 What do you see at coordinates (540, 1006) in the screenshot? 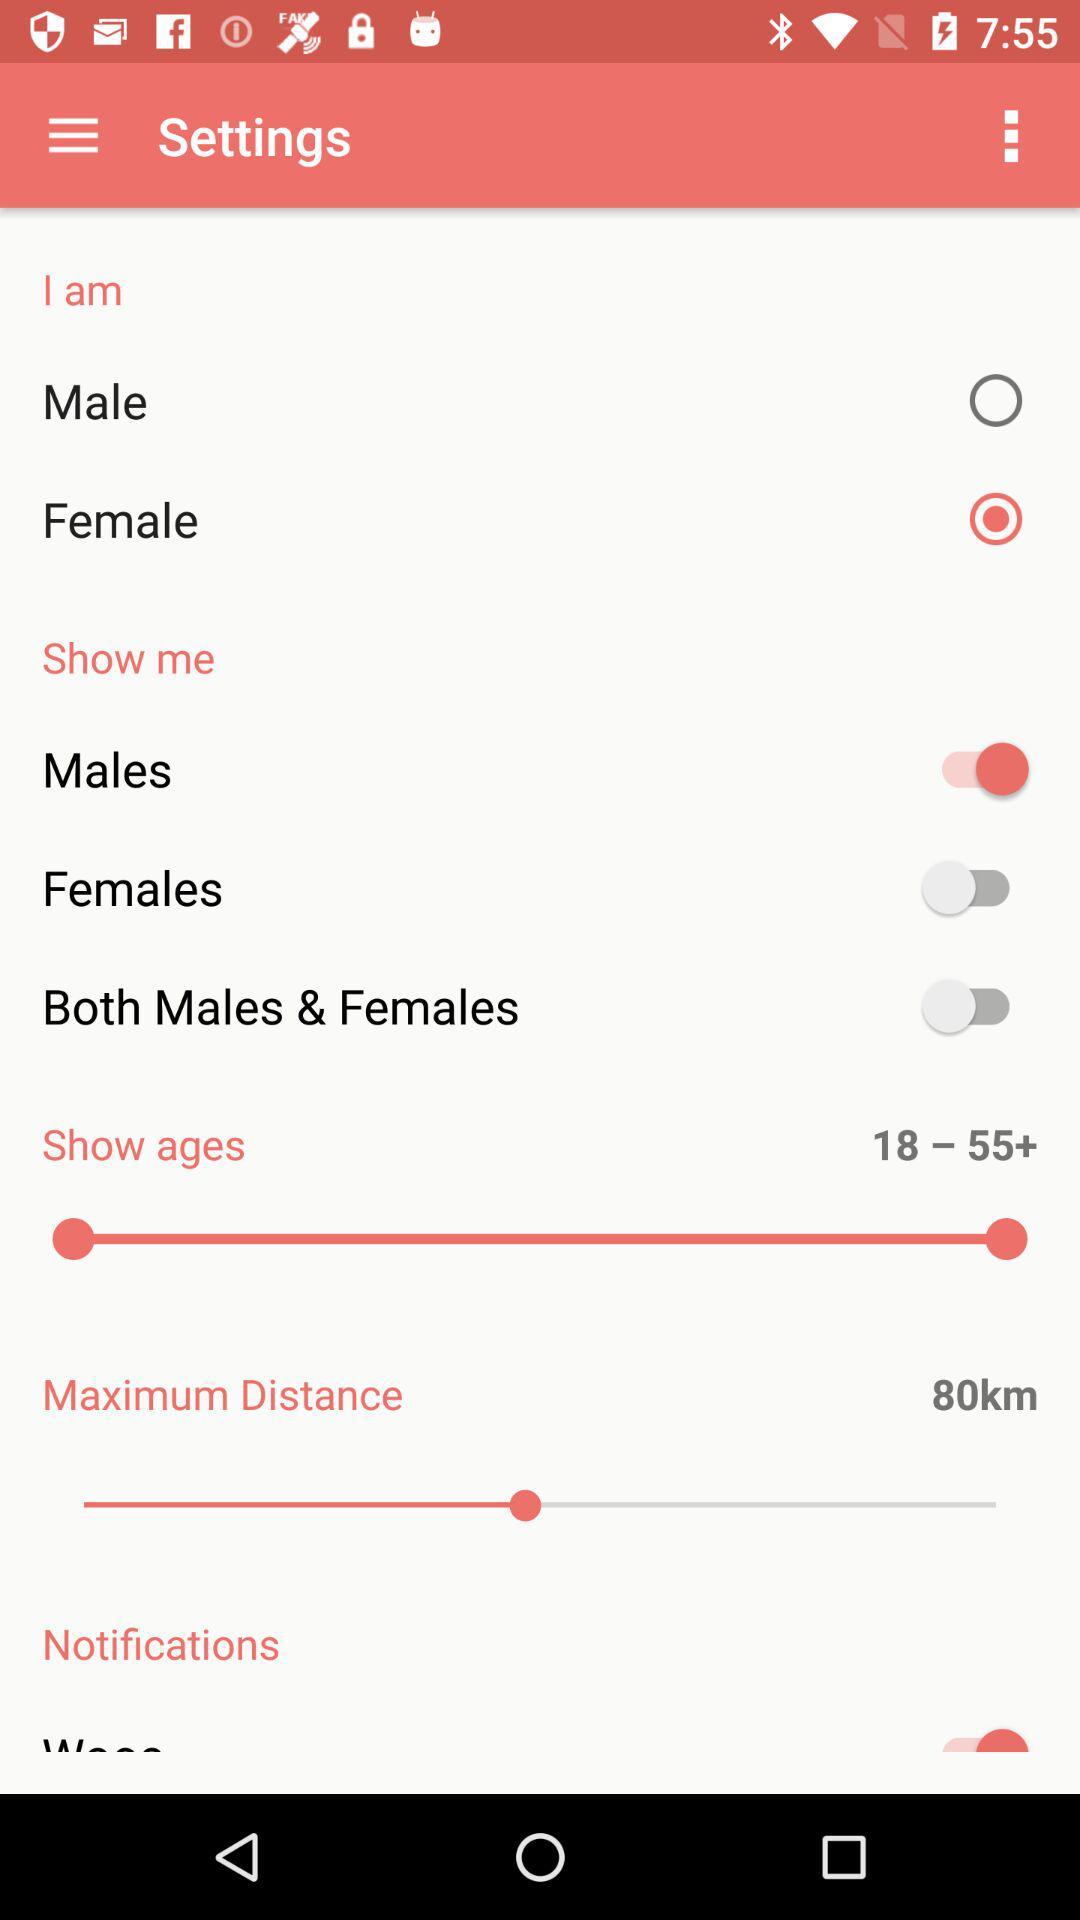
I see `icon above the show ages icon` at bounding box center [540, 1006].